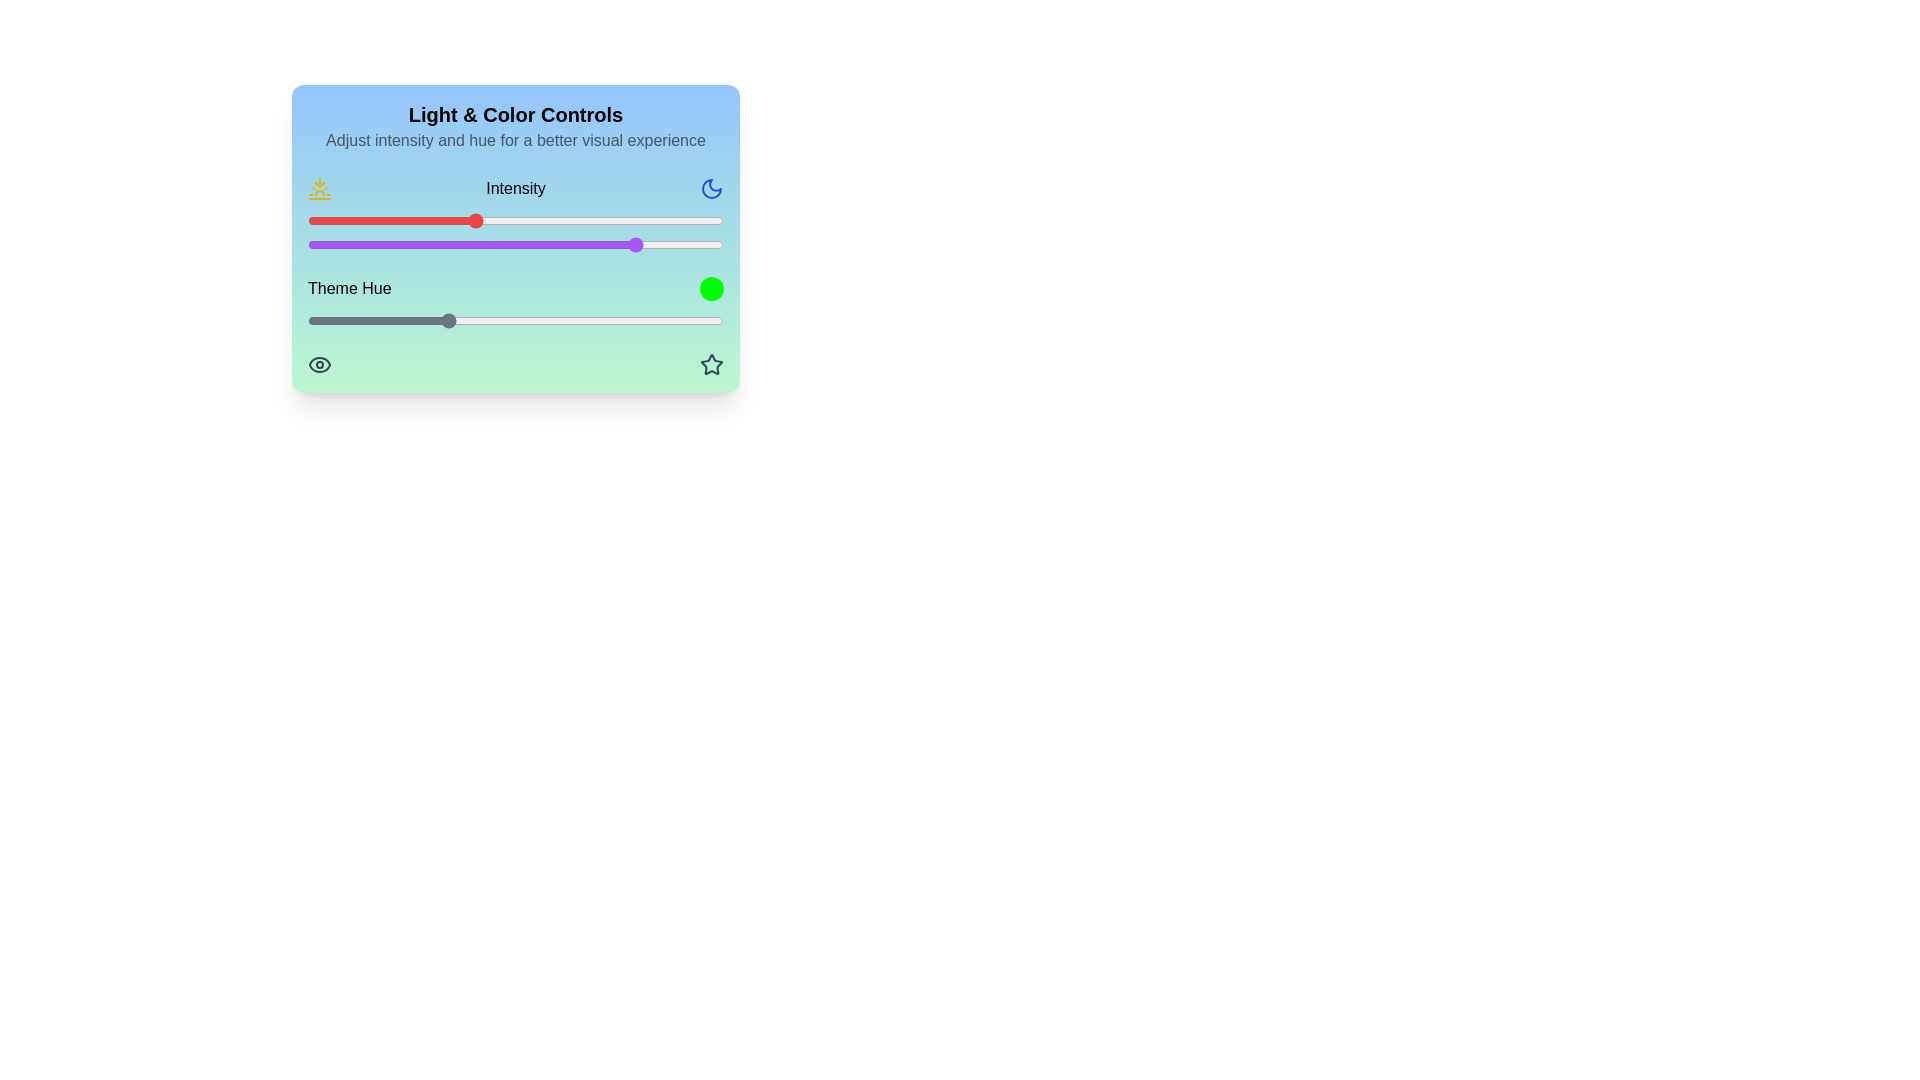 Image resolution: width=1920 pixels, height=1080 pixels. What do you see at coordinates (515, 189) in the screenshot?
I see `the 'Intensity' text label, which is displayed in bold on a blue gradient background, located at the top of the 'Light & Color Controls' interface` at bounding box center [515, 189].